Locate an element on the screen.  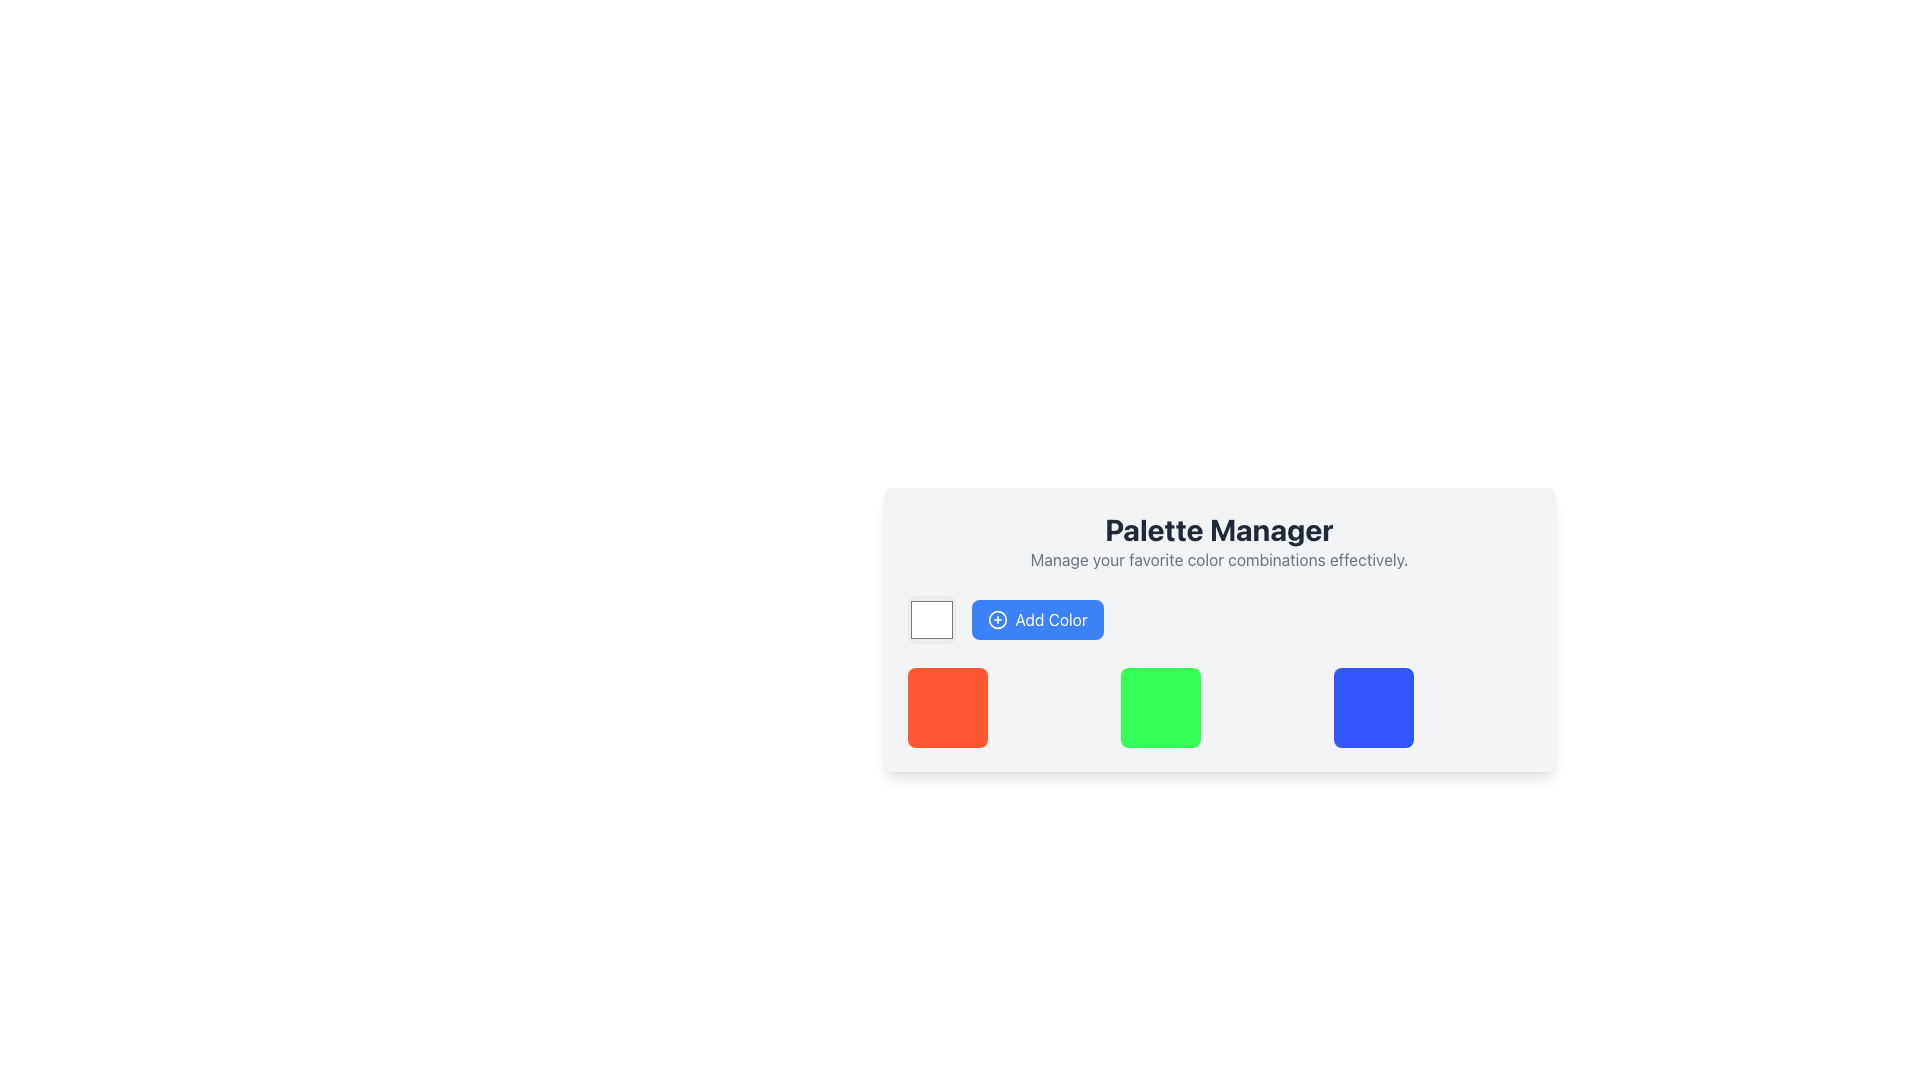
the 'Add Color' button, which is a rectangular button with rounded corners, blue background, and white text, located to the right of the color picker is located at coordinates (1037, 619).